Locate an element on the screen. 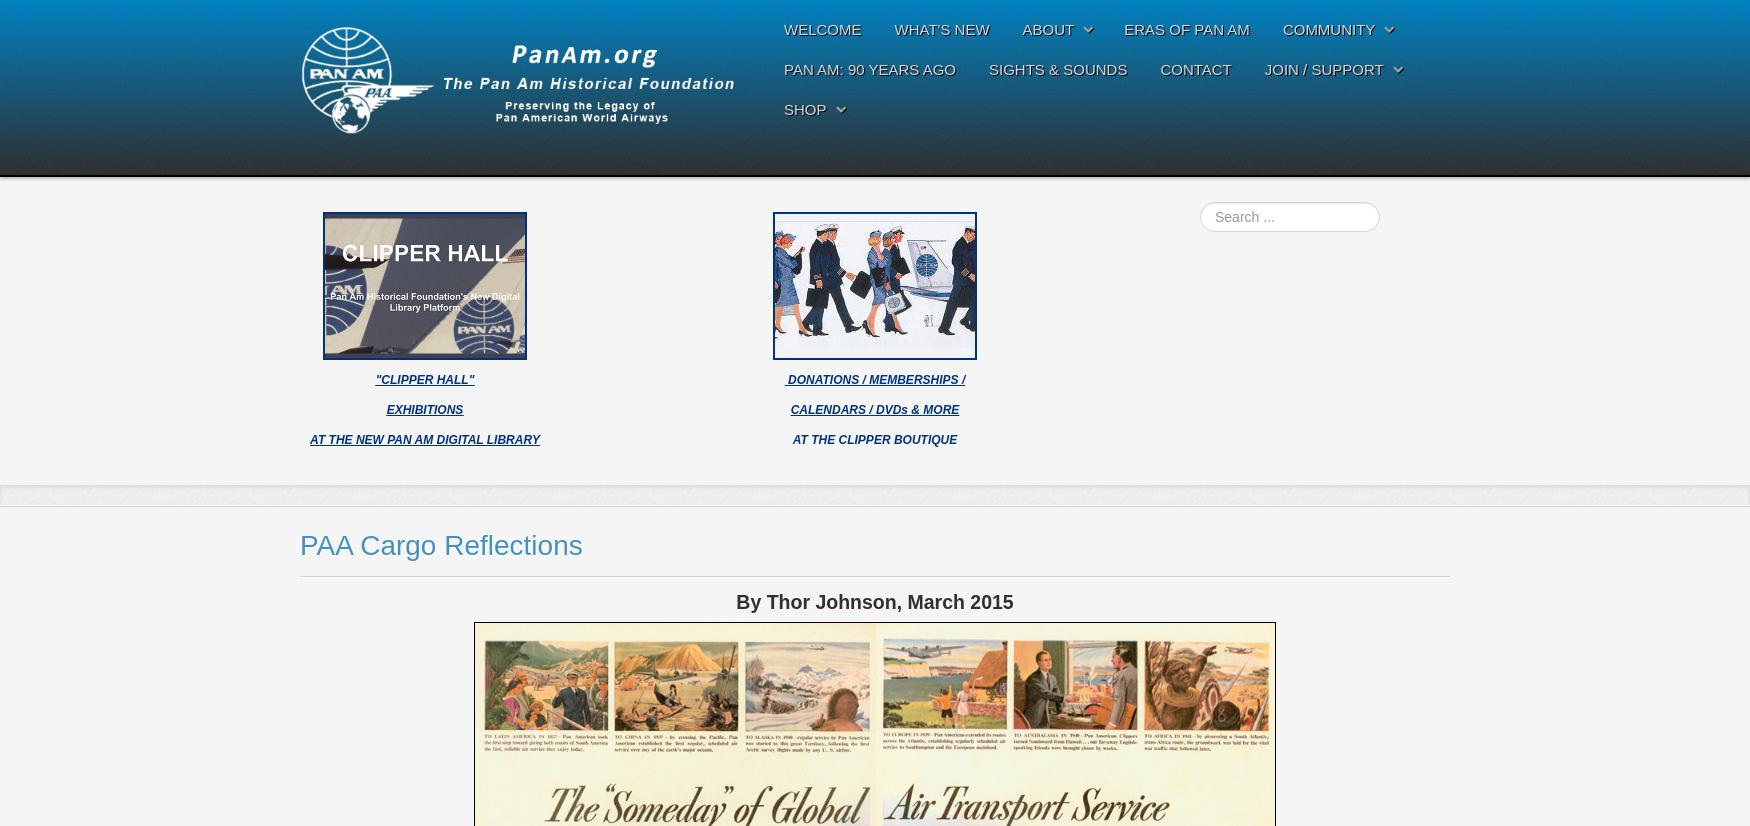 This screenshot has height=826, width=1750. 'CONTACT' is located at coordinates (1195, 69).